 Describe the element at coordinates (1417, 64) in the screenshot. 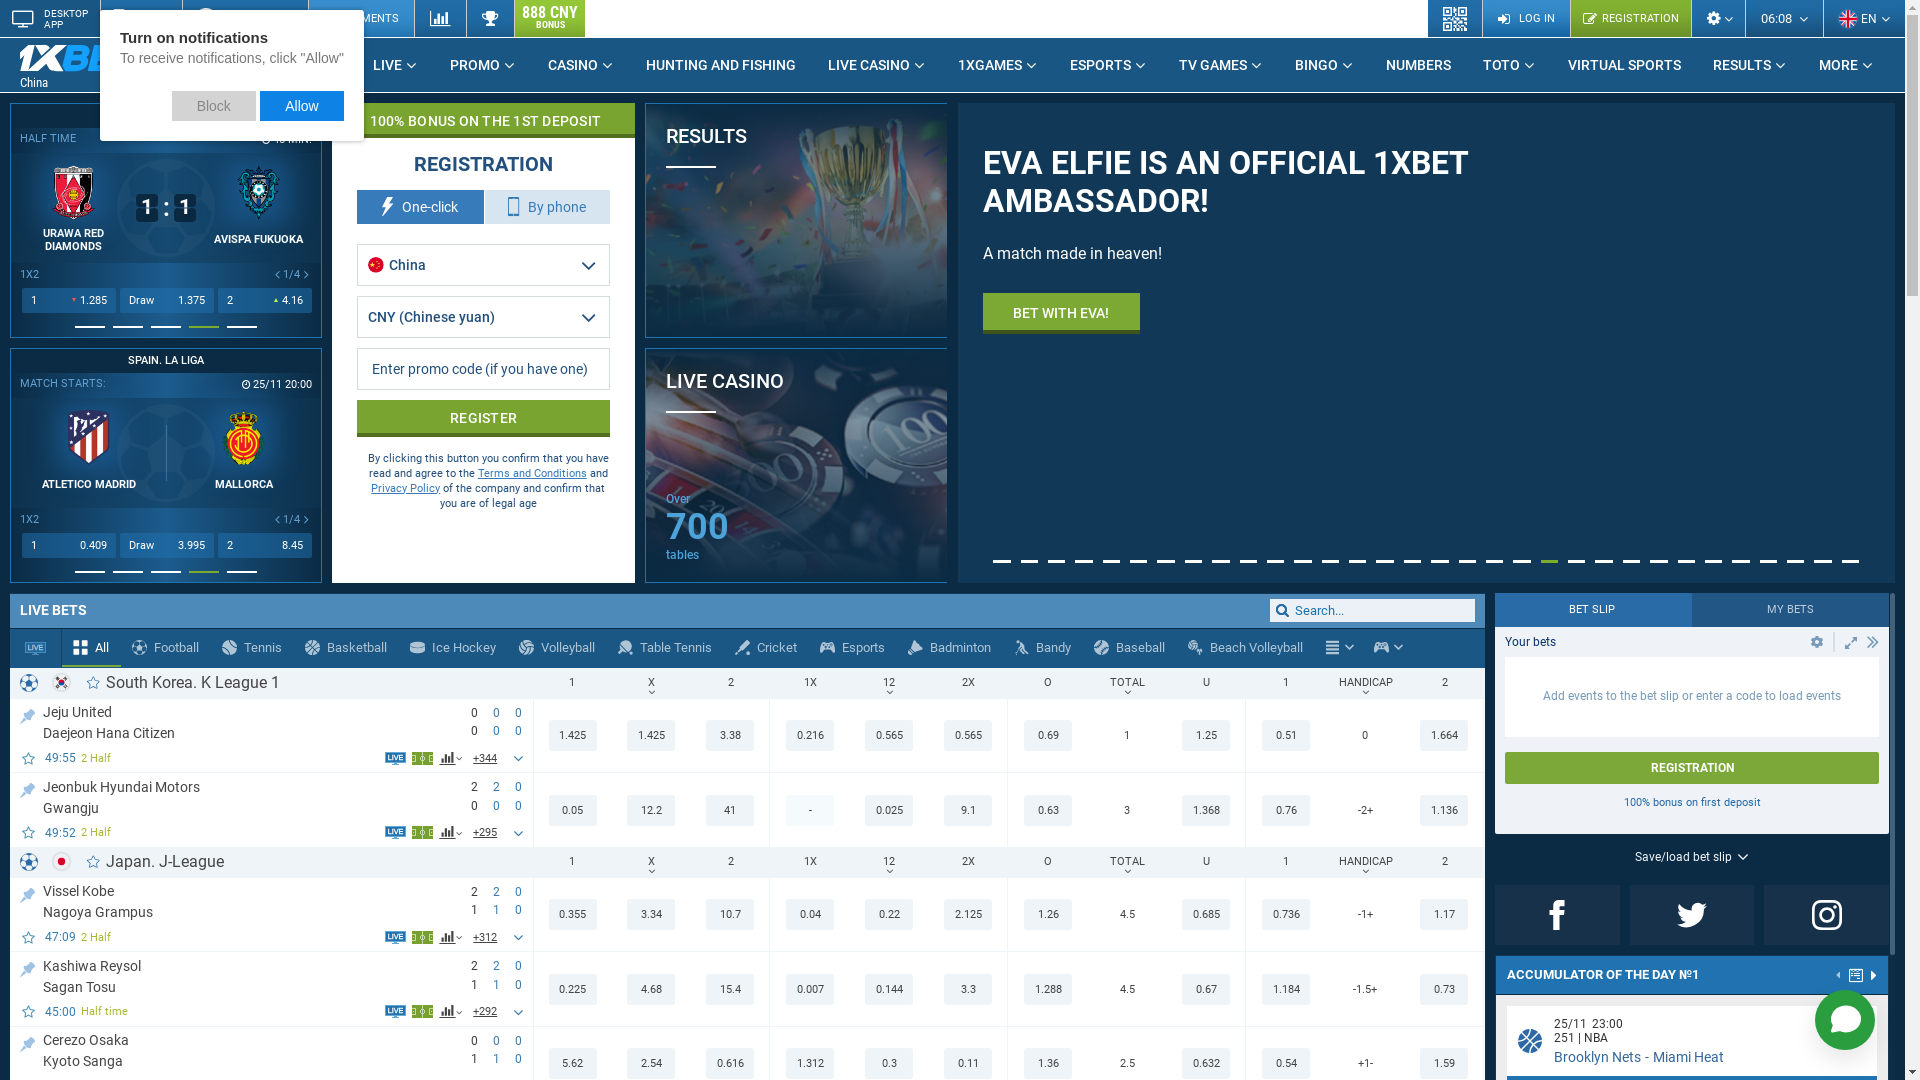

I see `'NUMBERS'` at that location.